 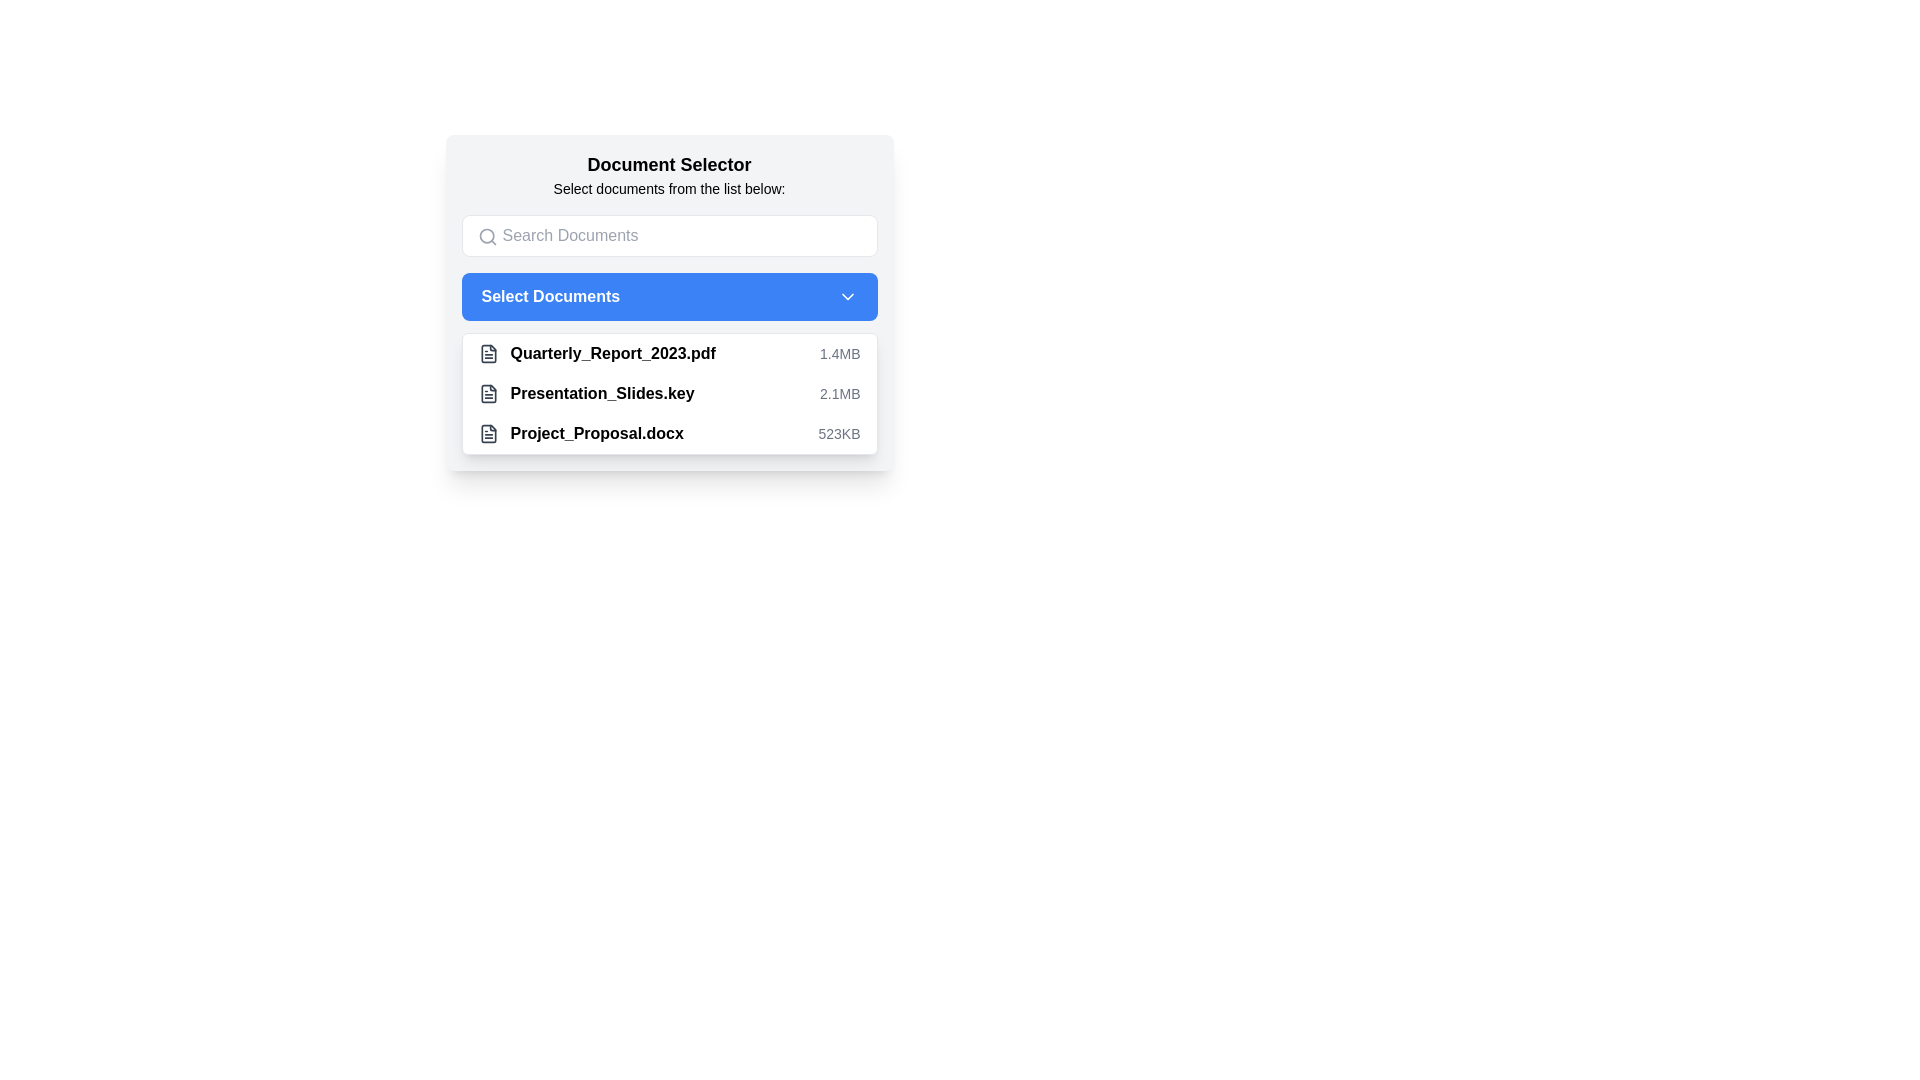 I want to click on text from the Text Label displaying '523KB', which is located in the third row of the file list to the right of 'Project_Proposal.docx', so click(x=839, y=433).